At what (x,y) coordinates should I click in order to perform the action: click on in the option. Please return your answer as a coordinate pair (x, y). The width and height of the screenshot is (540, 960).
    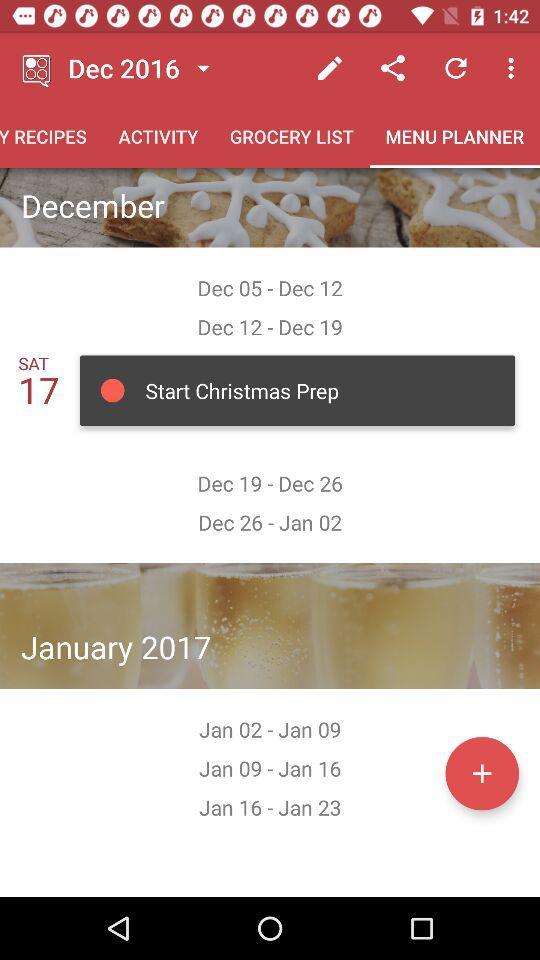
    Looking at the image, I should click on (481, 772).